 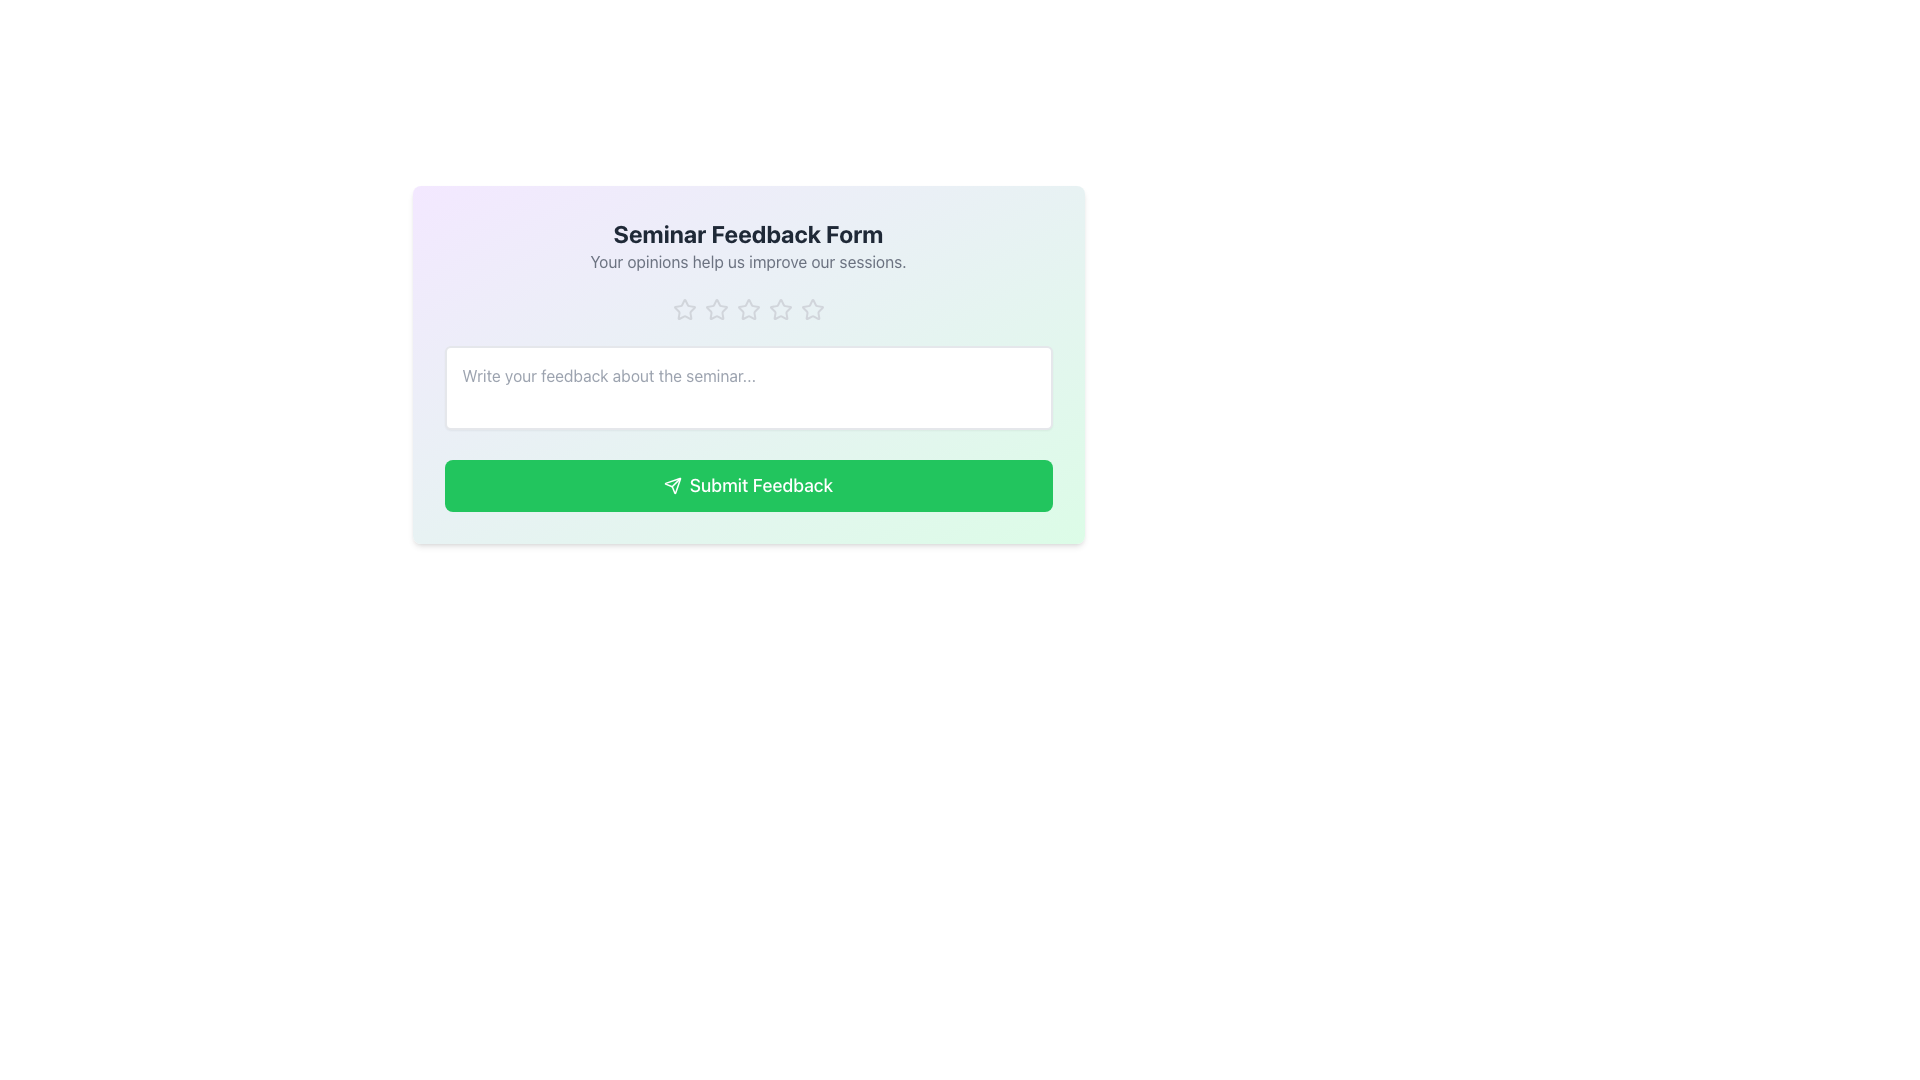 I want to click on the fifth star icon in the horizontal series of five stars, so click(x=812, y=309).